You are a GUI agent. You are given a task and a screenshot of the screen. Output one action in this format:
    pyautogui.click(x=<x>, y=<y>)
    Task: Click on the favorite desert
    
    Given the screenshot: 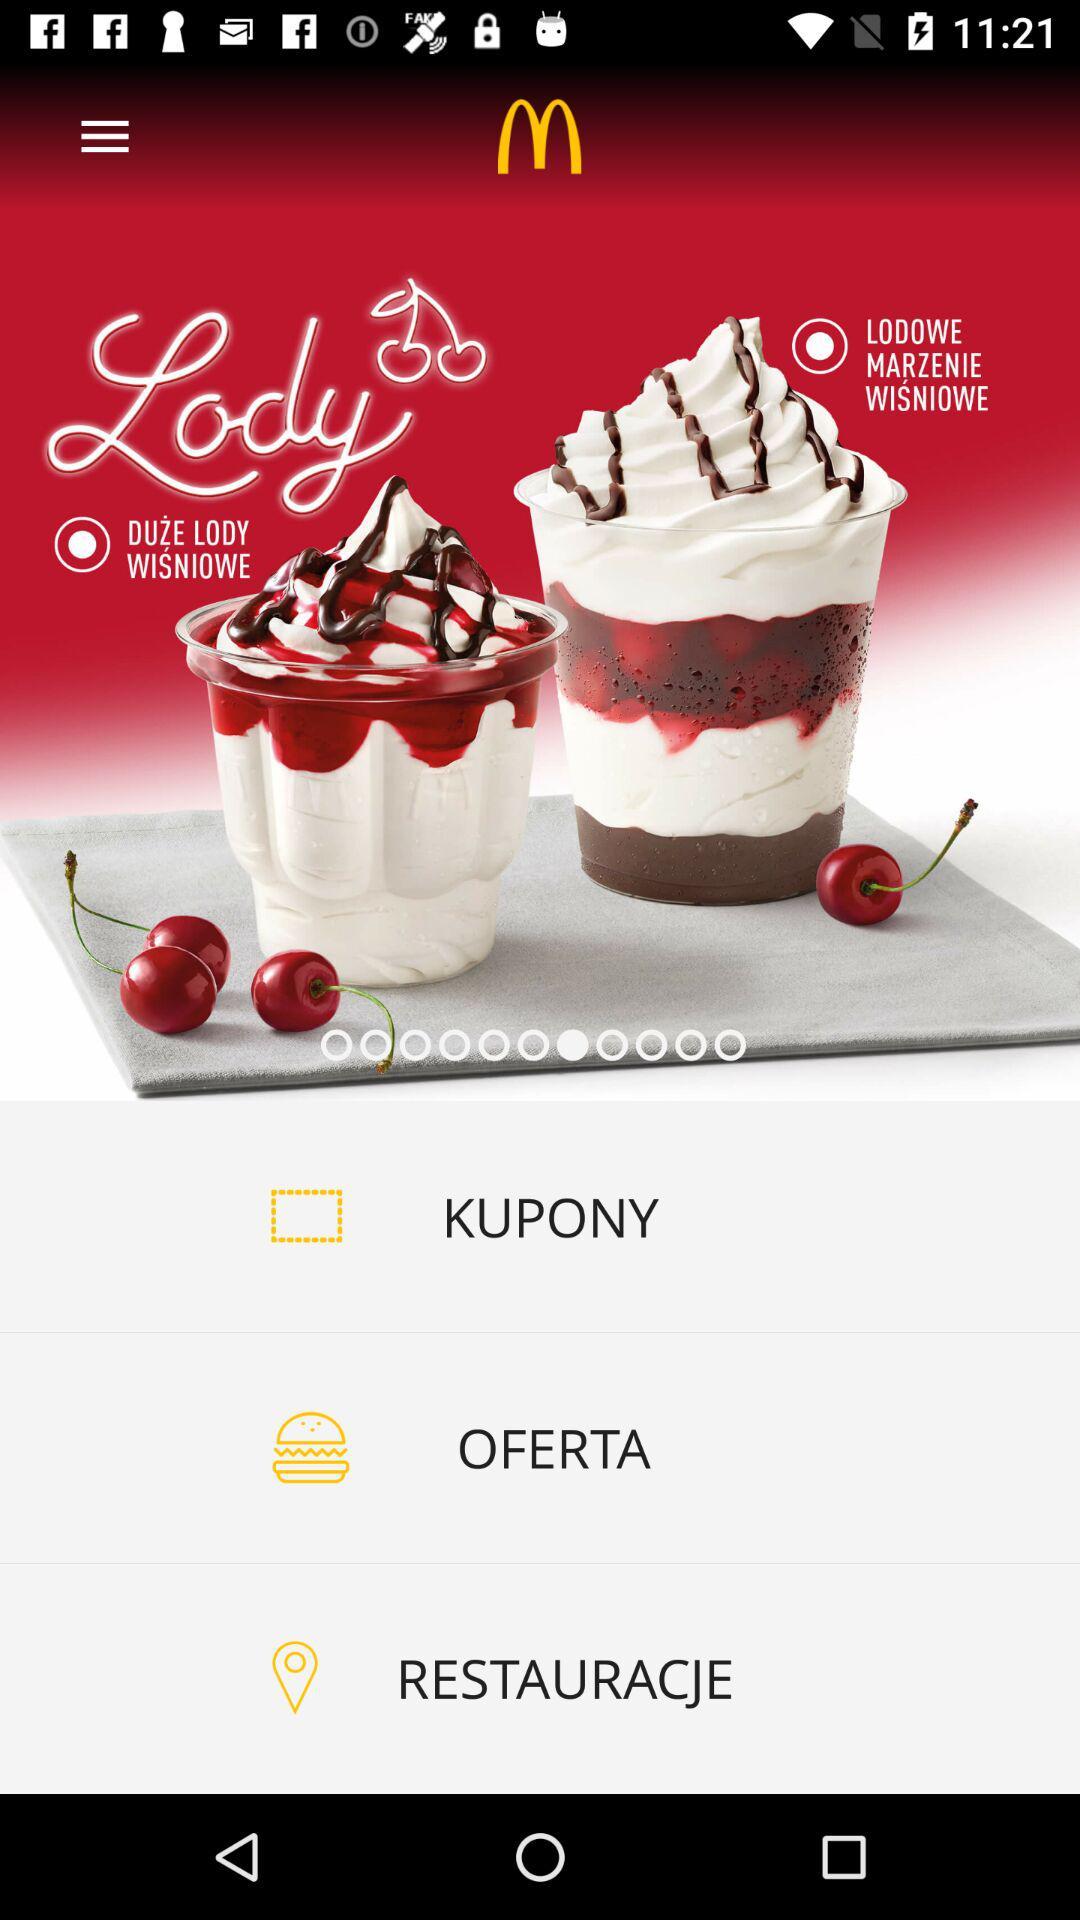 What is the action you would take?
    pyautogui.click(x=540, y=580)
    